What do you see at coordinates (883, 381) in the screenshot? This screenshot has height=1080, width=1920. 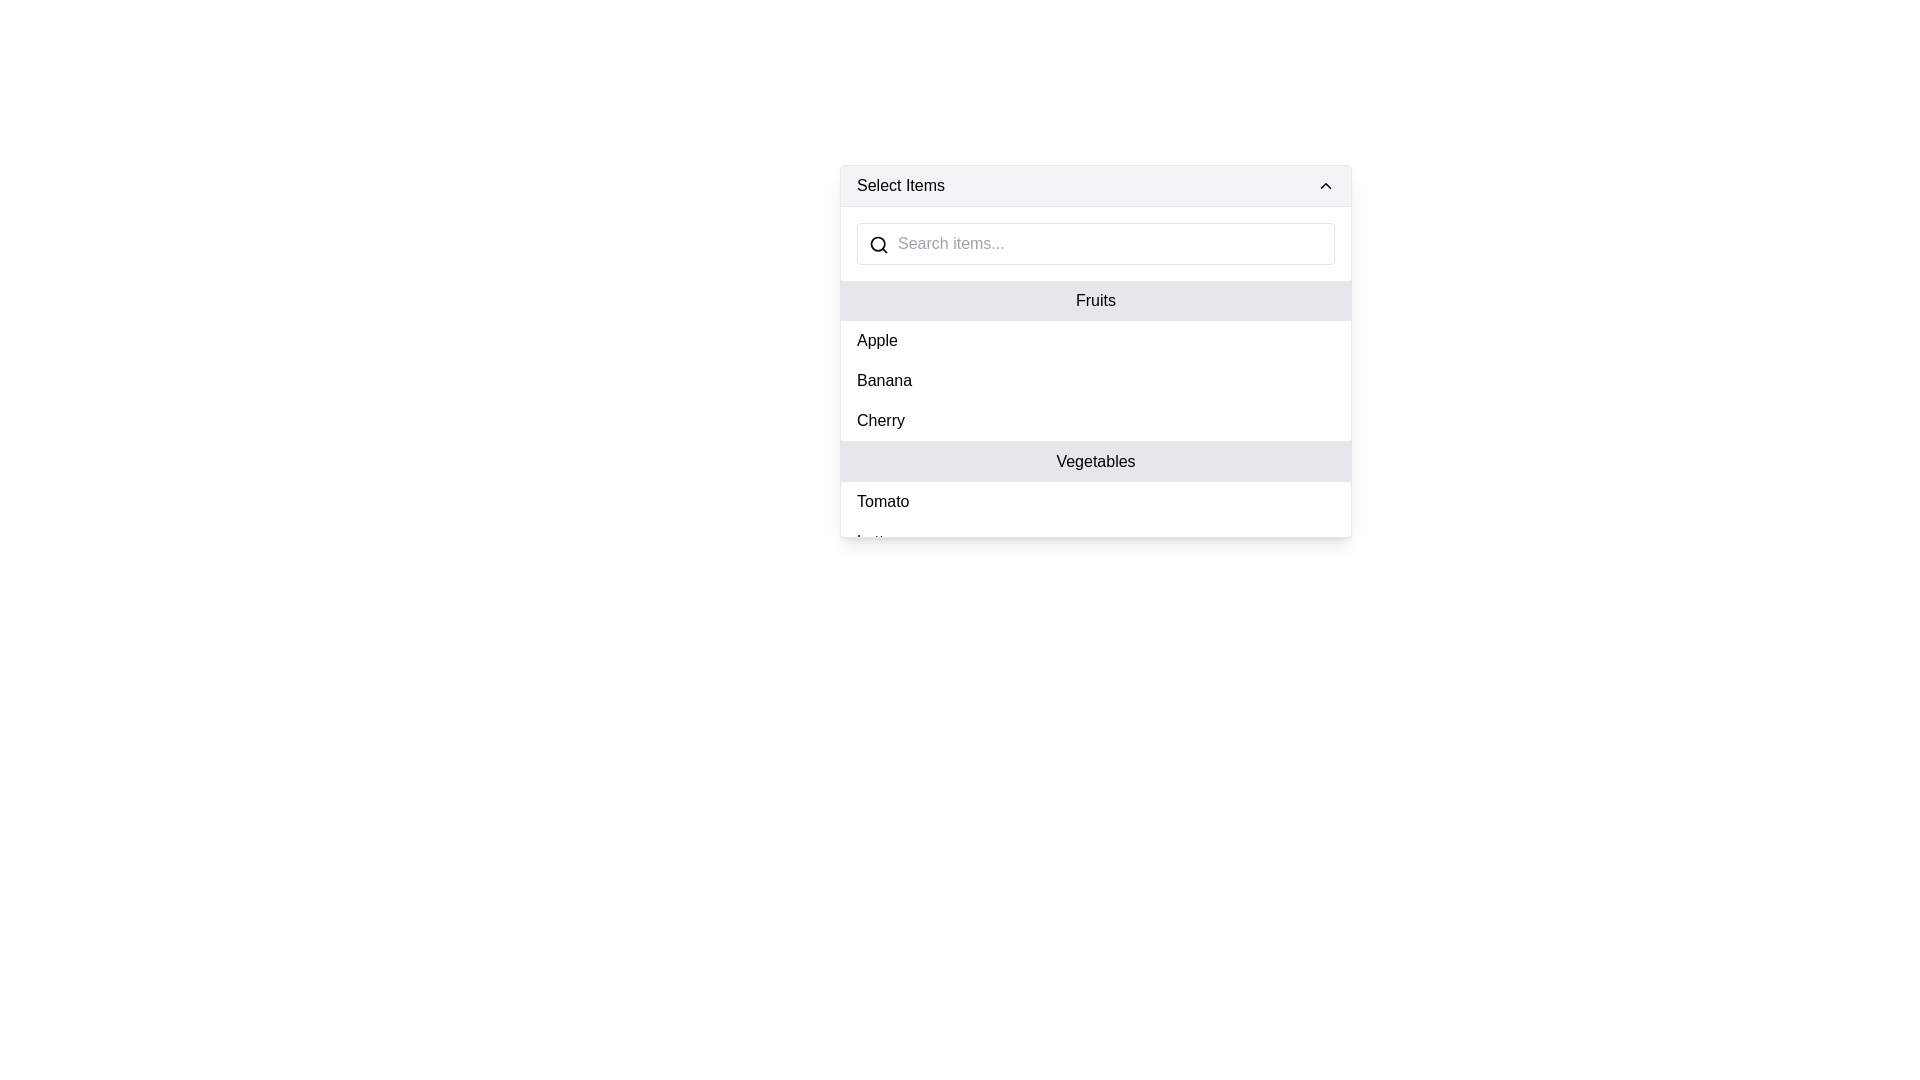 I see `to select the second item under the 'Fruits' category in the dropdown menu, located between 'Apple' and 'Cherry'` at bounding box center [883, 381].